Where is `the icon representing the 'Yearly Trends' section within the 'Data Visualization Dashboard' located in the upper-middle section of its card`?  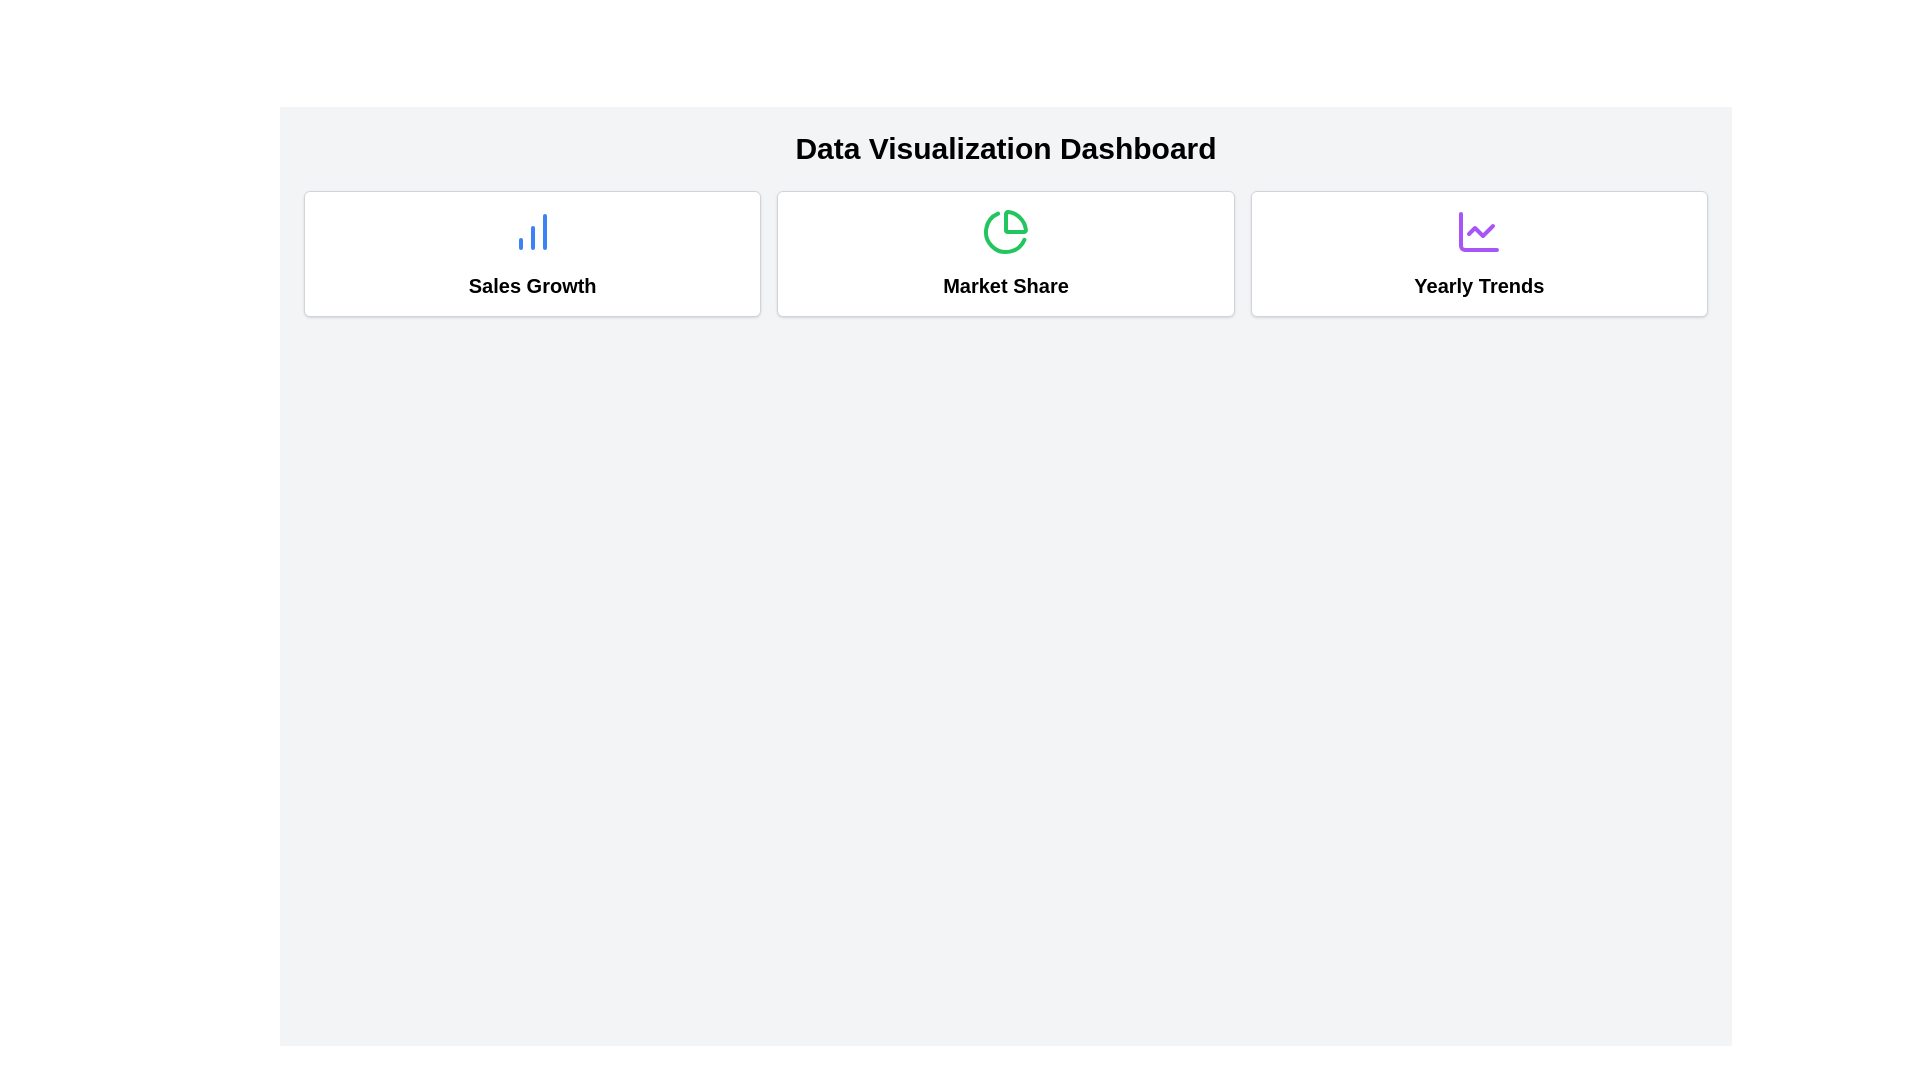
the icon representing the 'Yearly Trends' section within the 'Data Visualization Dashboard' located in the upper-middle section of its card is located at coordinates (1479, 230).